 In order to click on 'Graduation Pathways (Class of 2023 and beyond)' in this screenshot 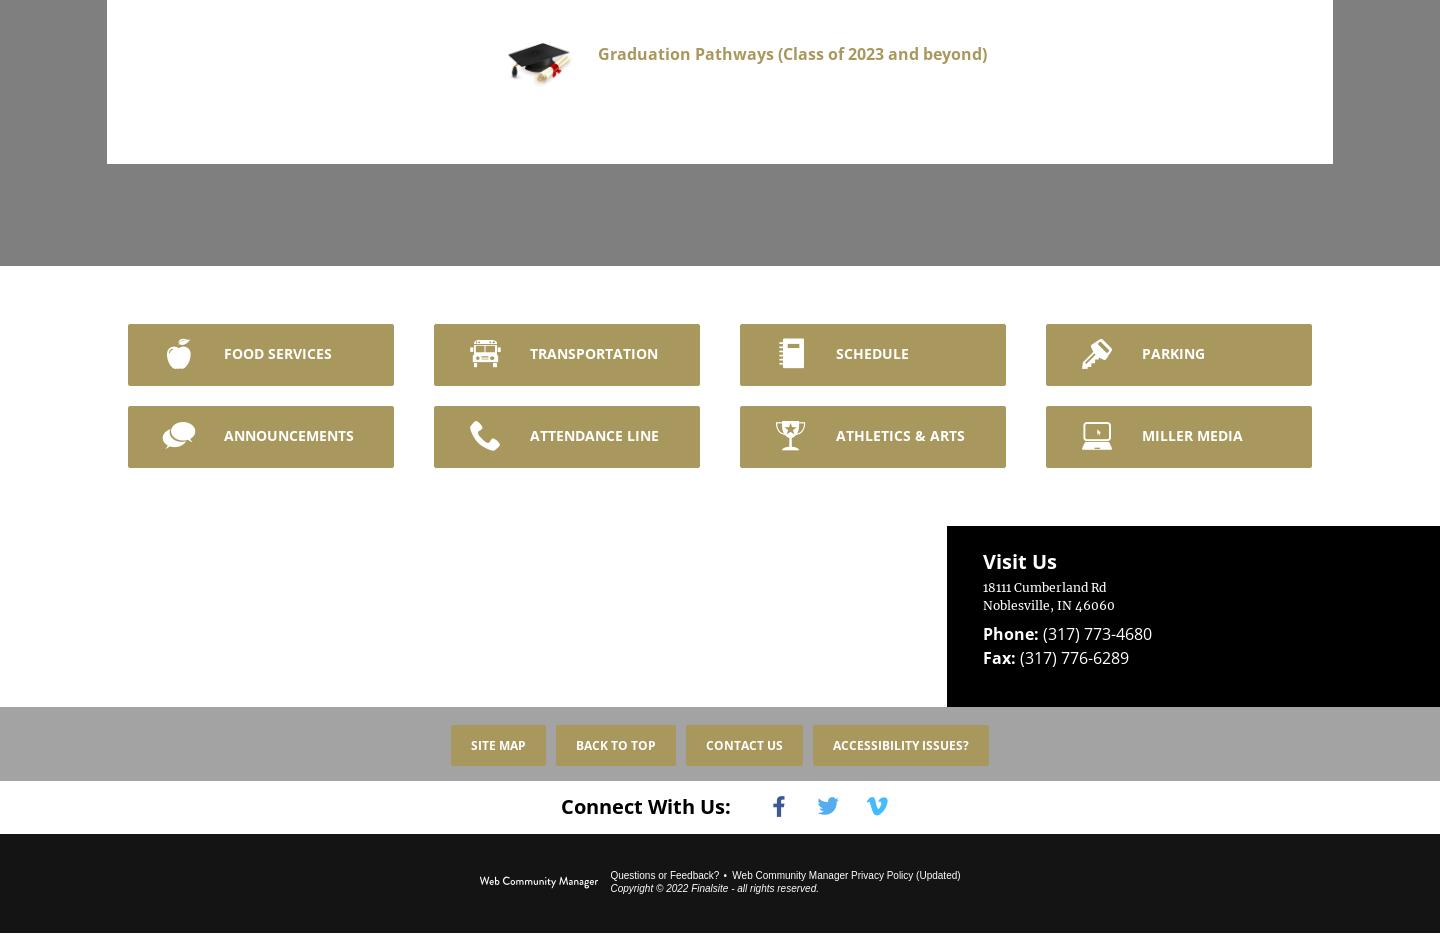, I will do `click(618, 52)`.